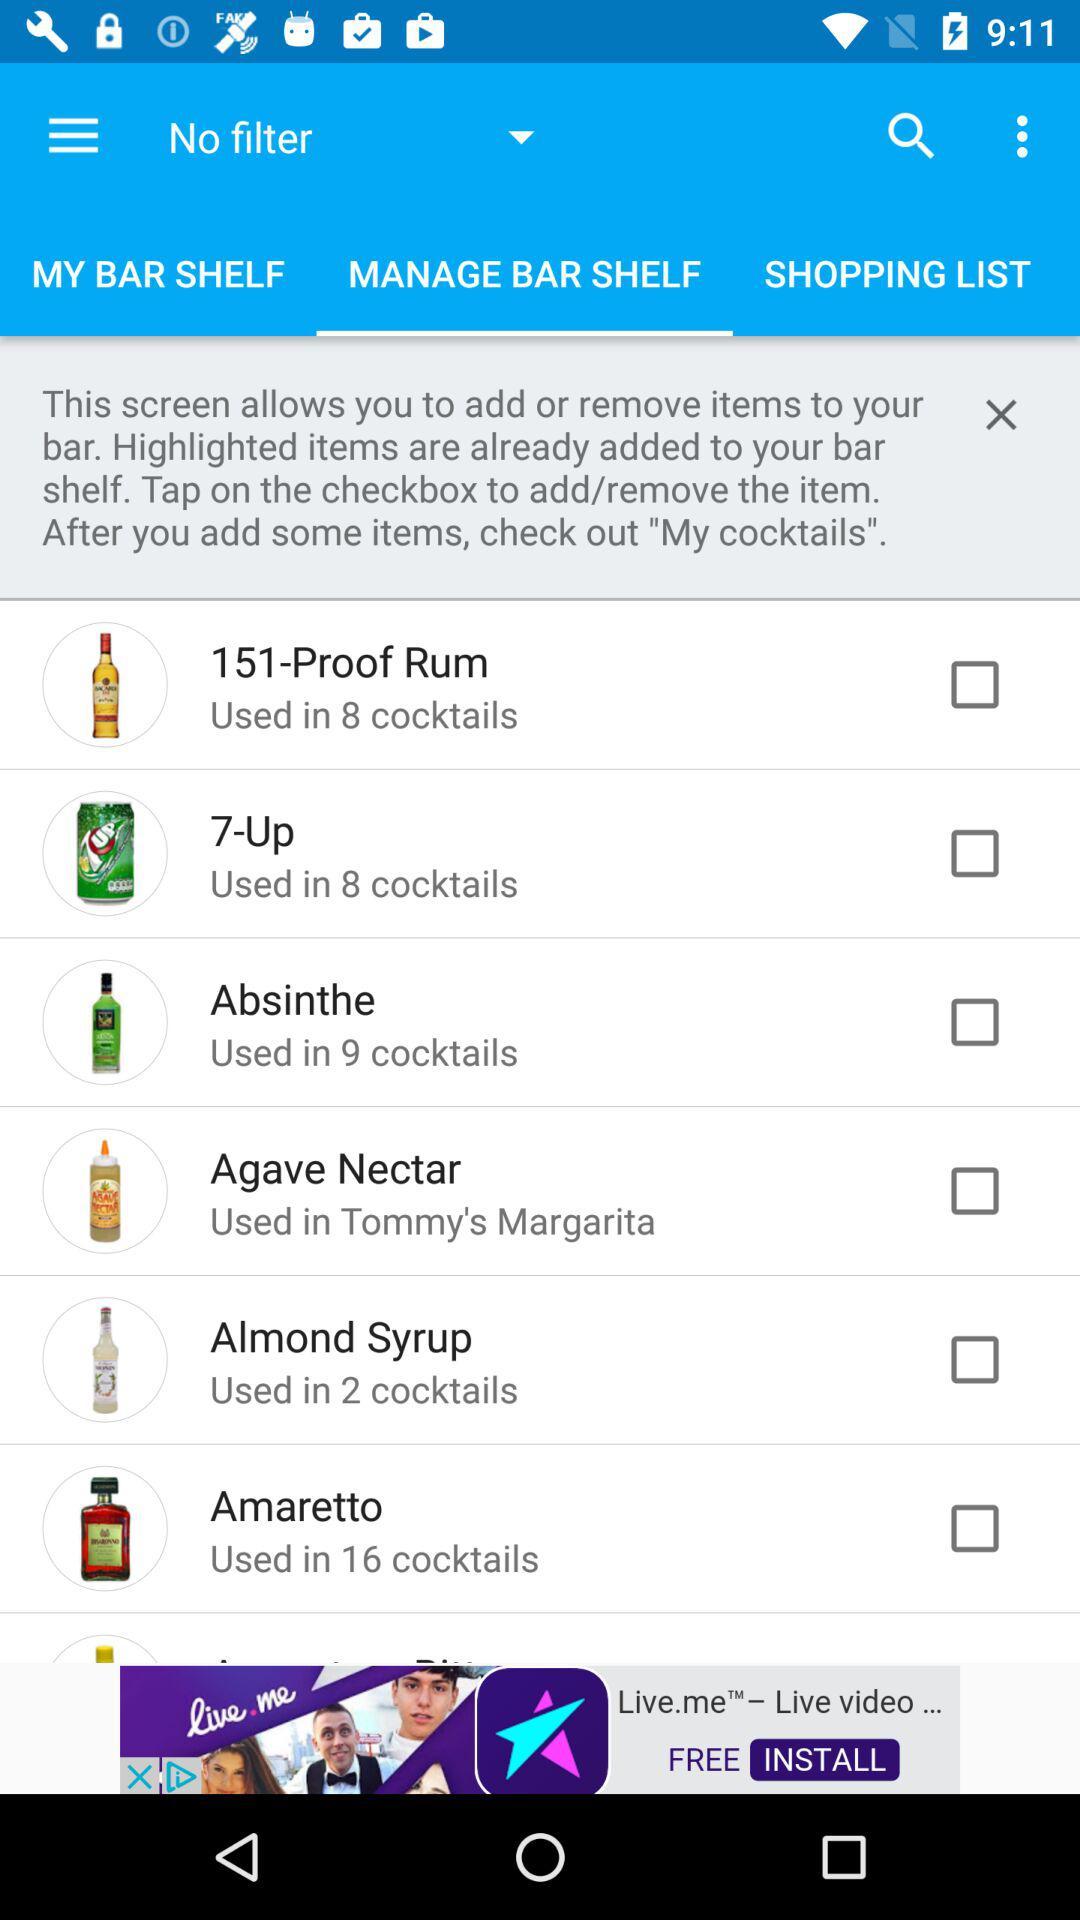 Image resolution: width=1080 pixels, height=1920 pixels. I want to click on this item, so click(995, 853).